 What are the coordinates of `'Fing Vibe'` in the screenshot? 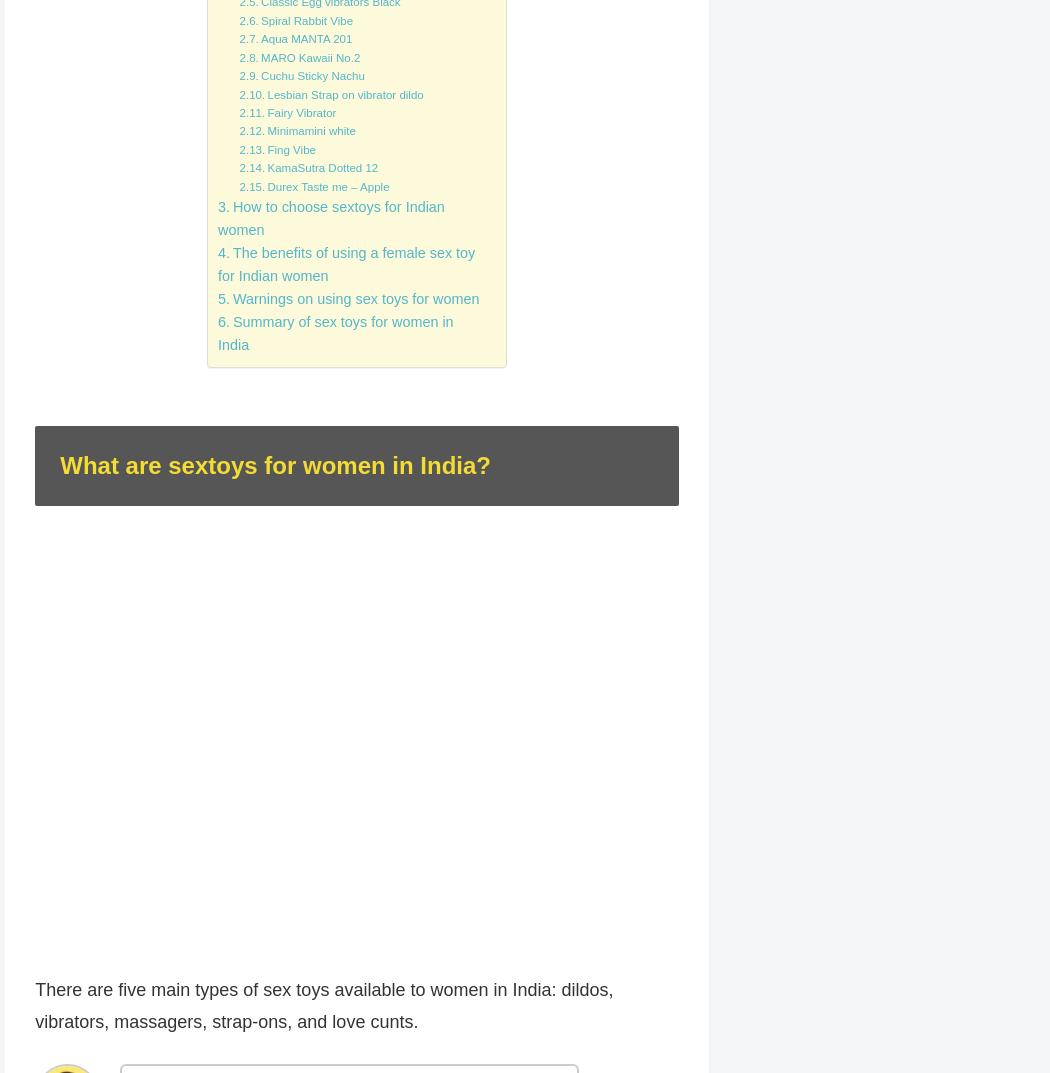 It's located at (289, 148).